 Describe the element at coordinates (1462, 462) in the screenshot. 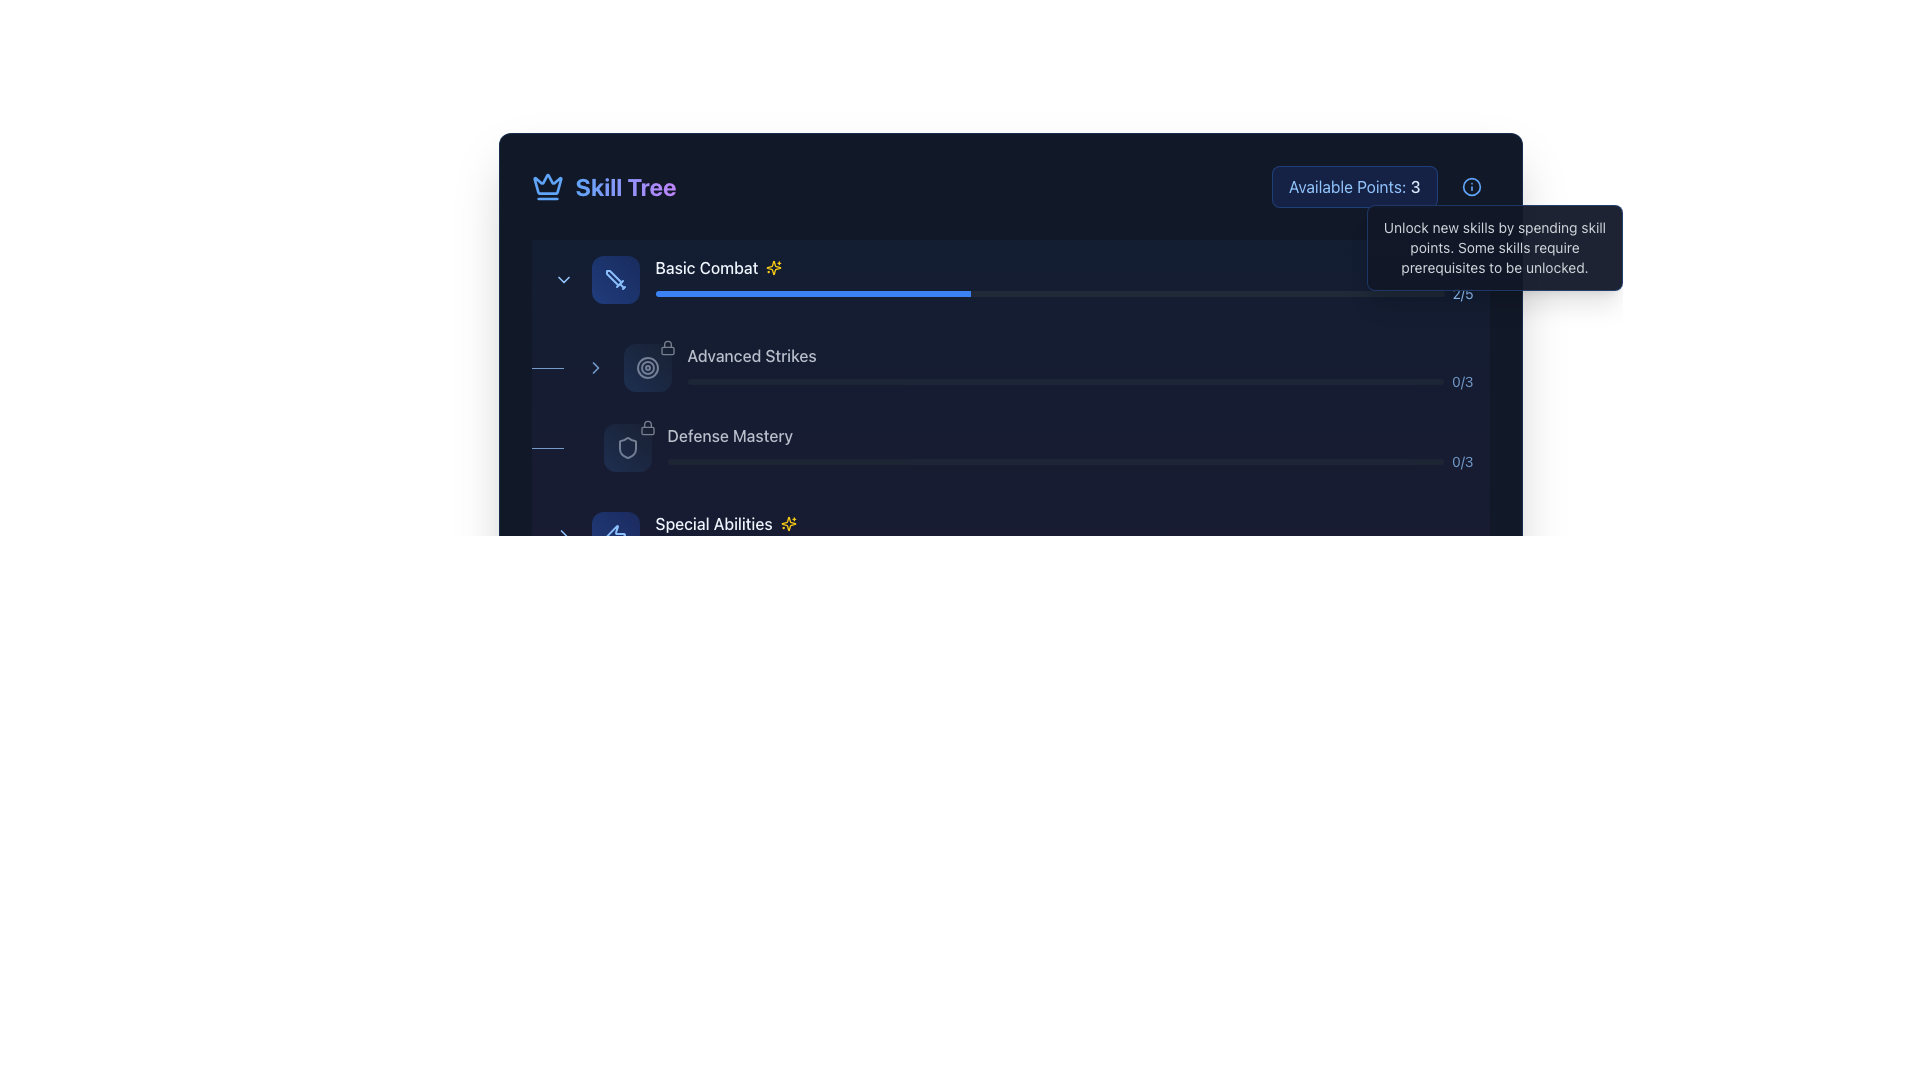

I see `the progress label that shows the current status (0) versus the maximum value (3) within the digital skill tree interface` at that location.